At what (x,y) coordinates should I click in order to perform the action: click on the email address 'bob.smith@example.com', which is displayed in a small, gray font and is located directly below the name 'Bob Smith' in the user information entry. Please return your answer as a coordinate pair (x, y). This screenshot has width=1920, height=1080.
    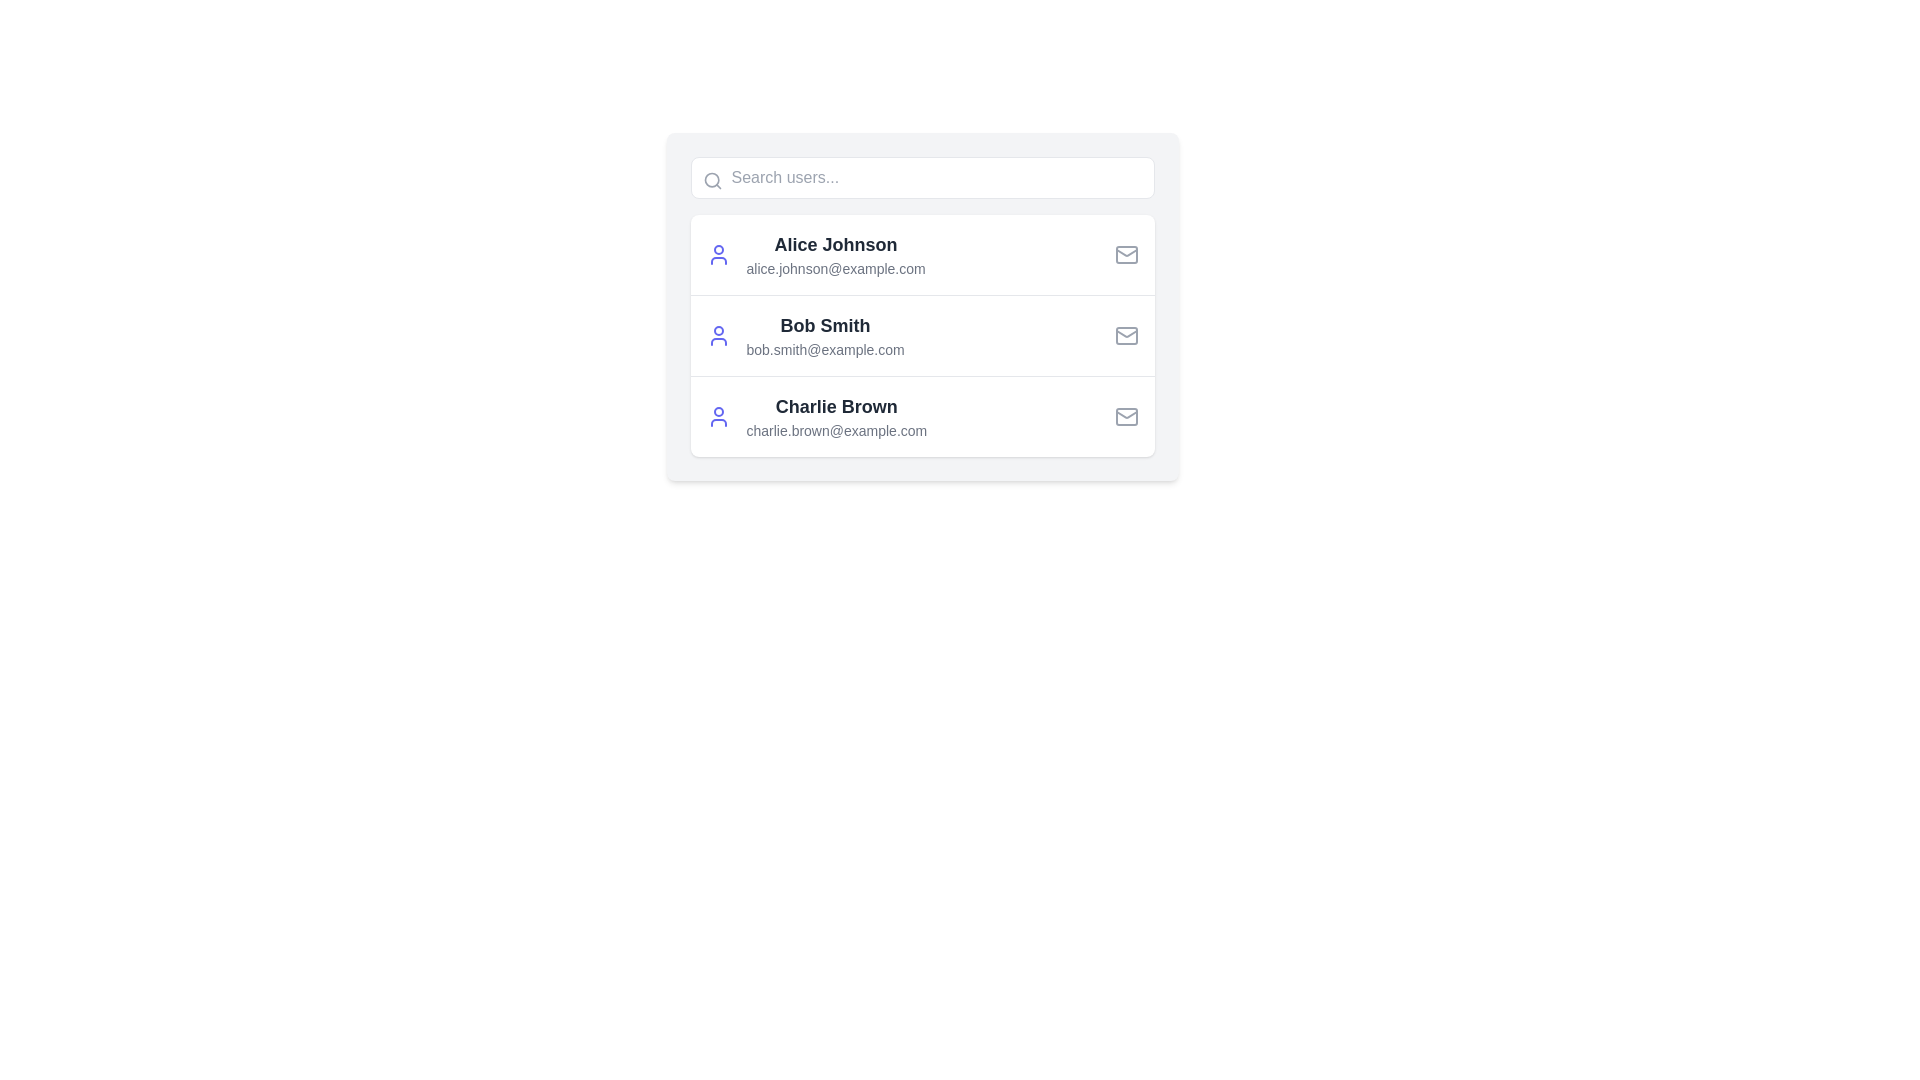
    Looking at the image, I should click on (825, 349).